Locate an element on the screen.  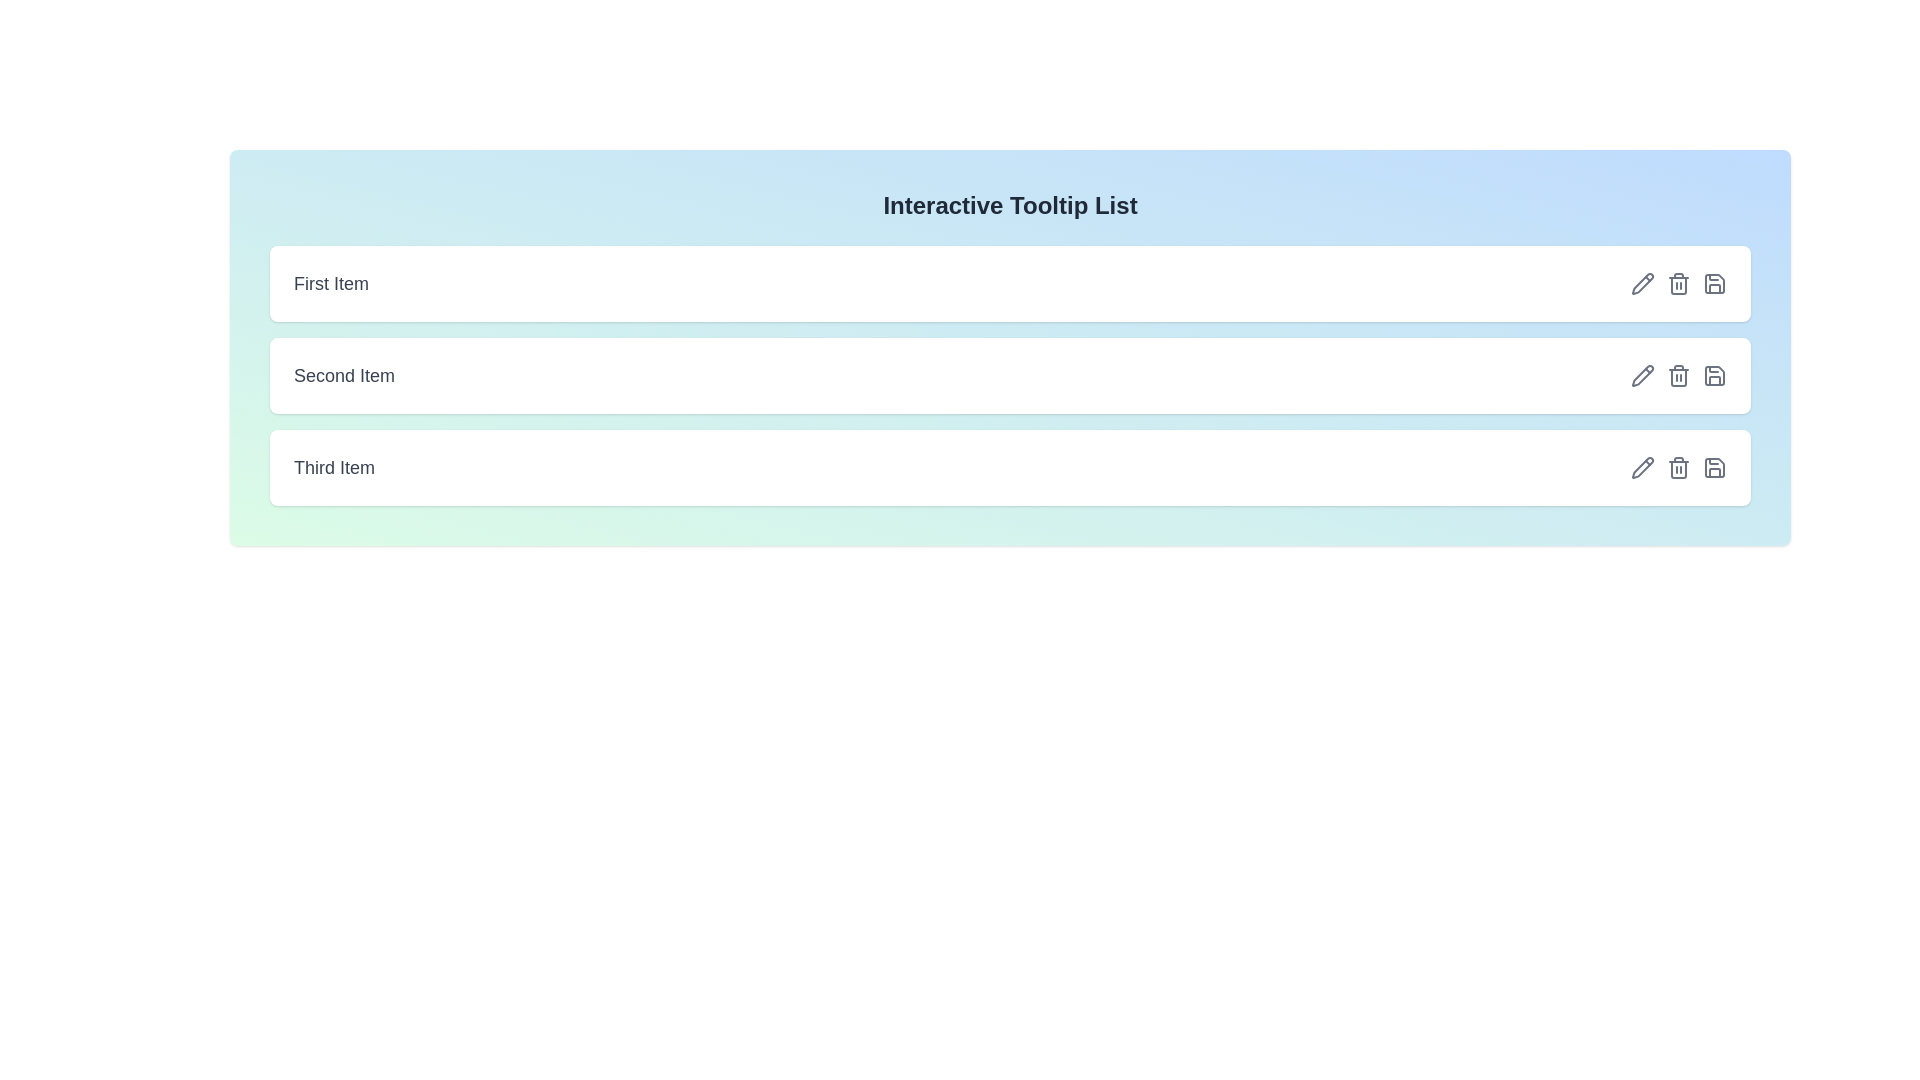
the save button icon at the far right end of the third list item in the 'Interactive Tooltip List' for visibility is located at coordinates (1713, 467).